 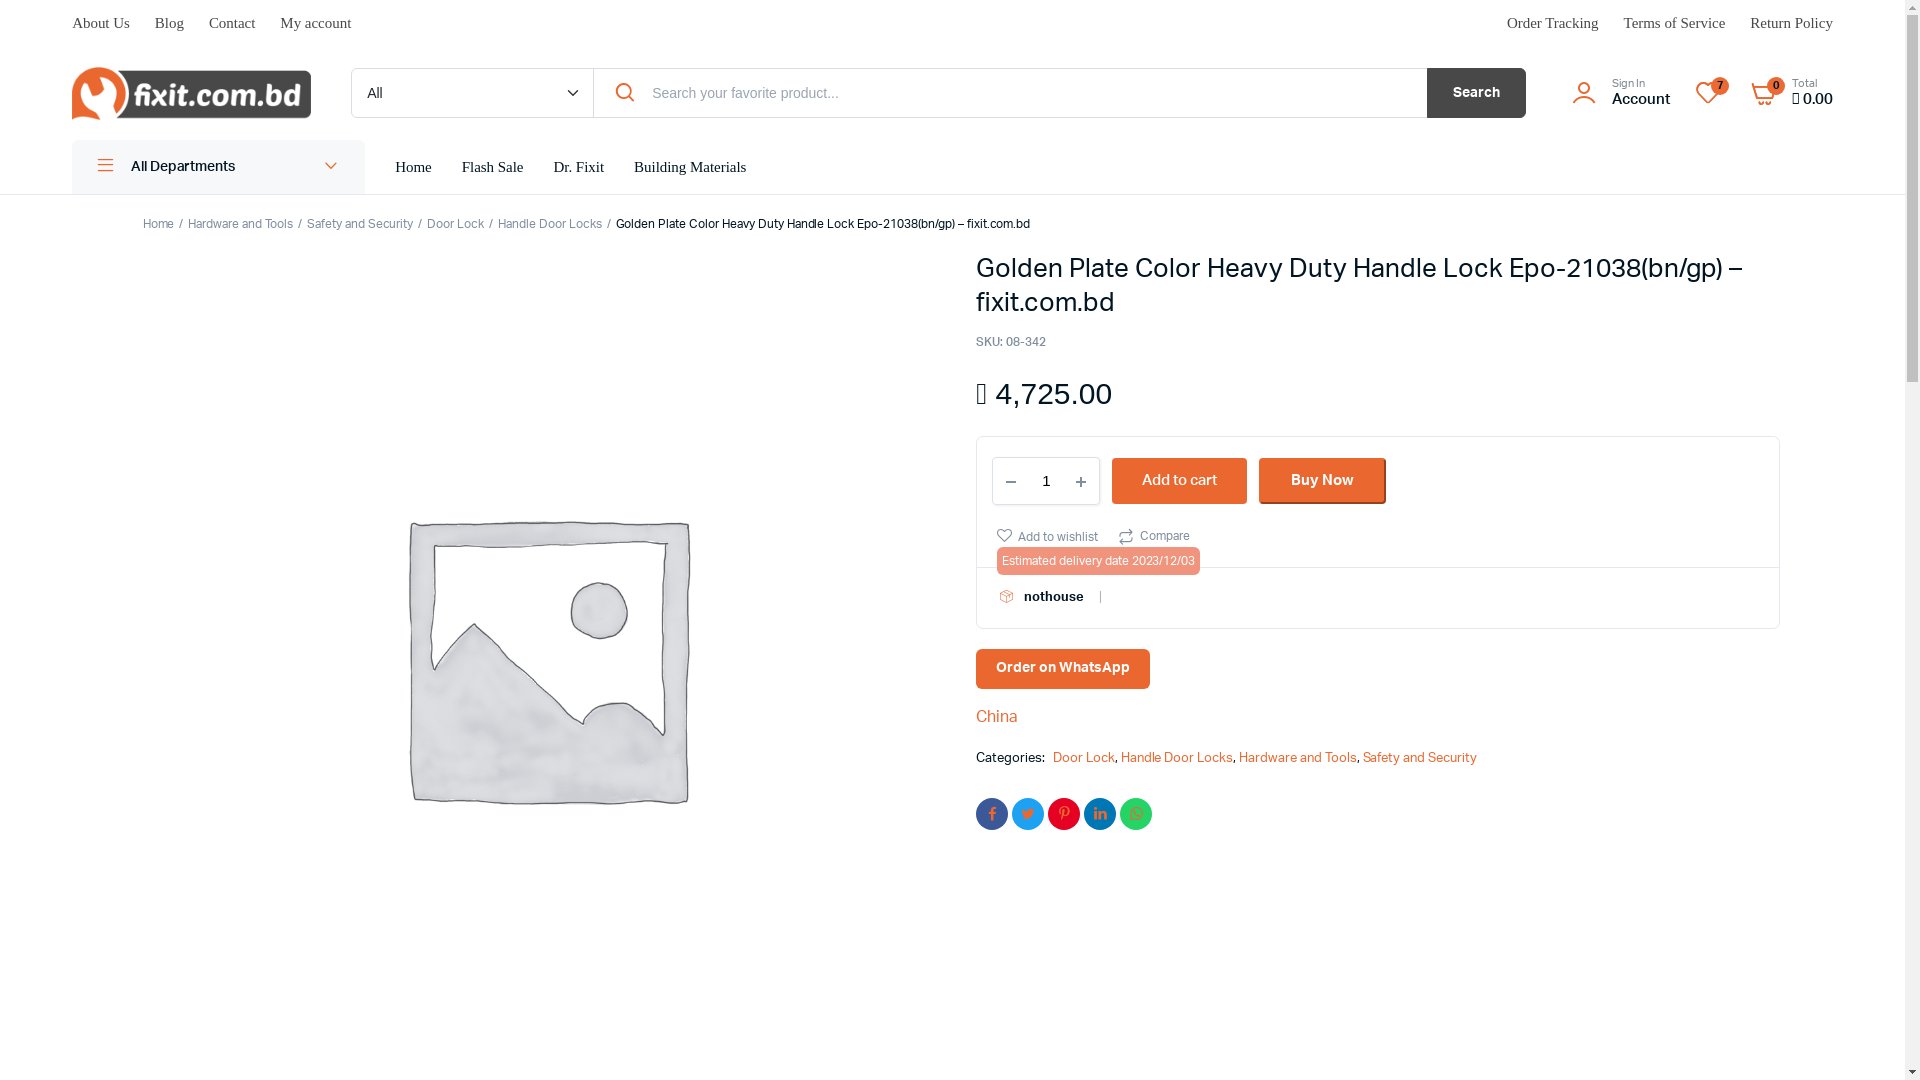 I want to click on 'Flash Sale', so click(x=493, y=165).